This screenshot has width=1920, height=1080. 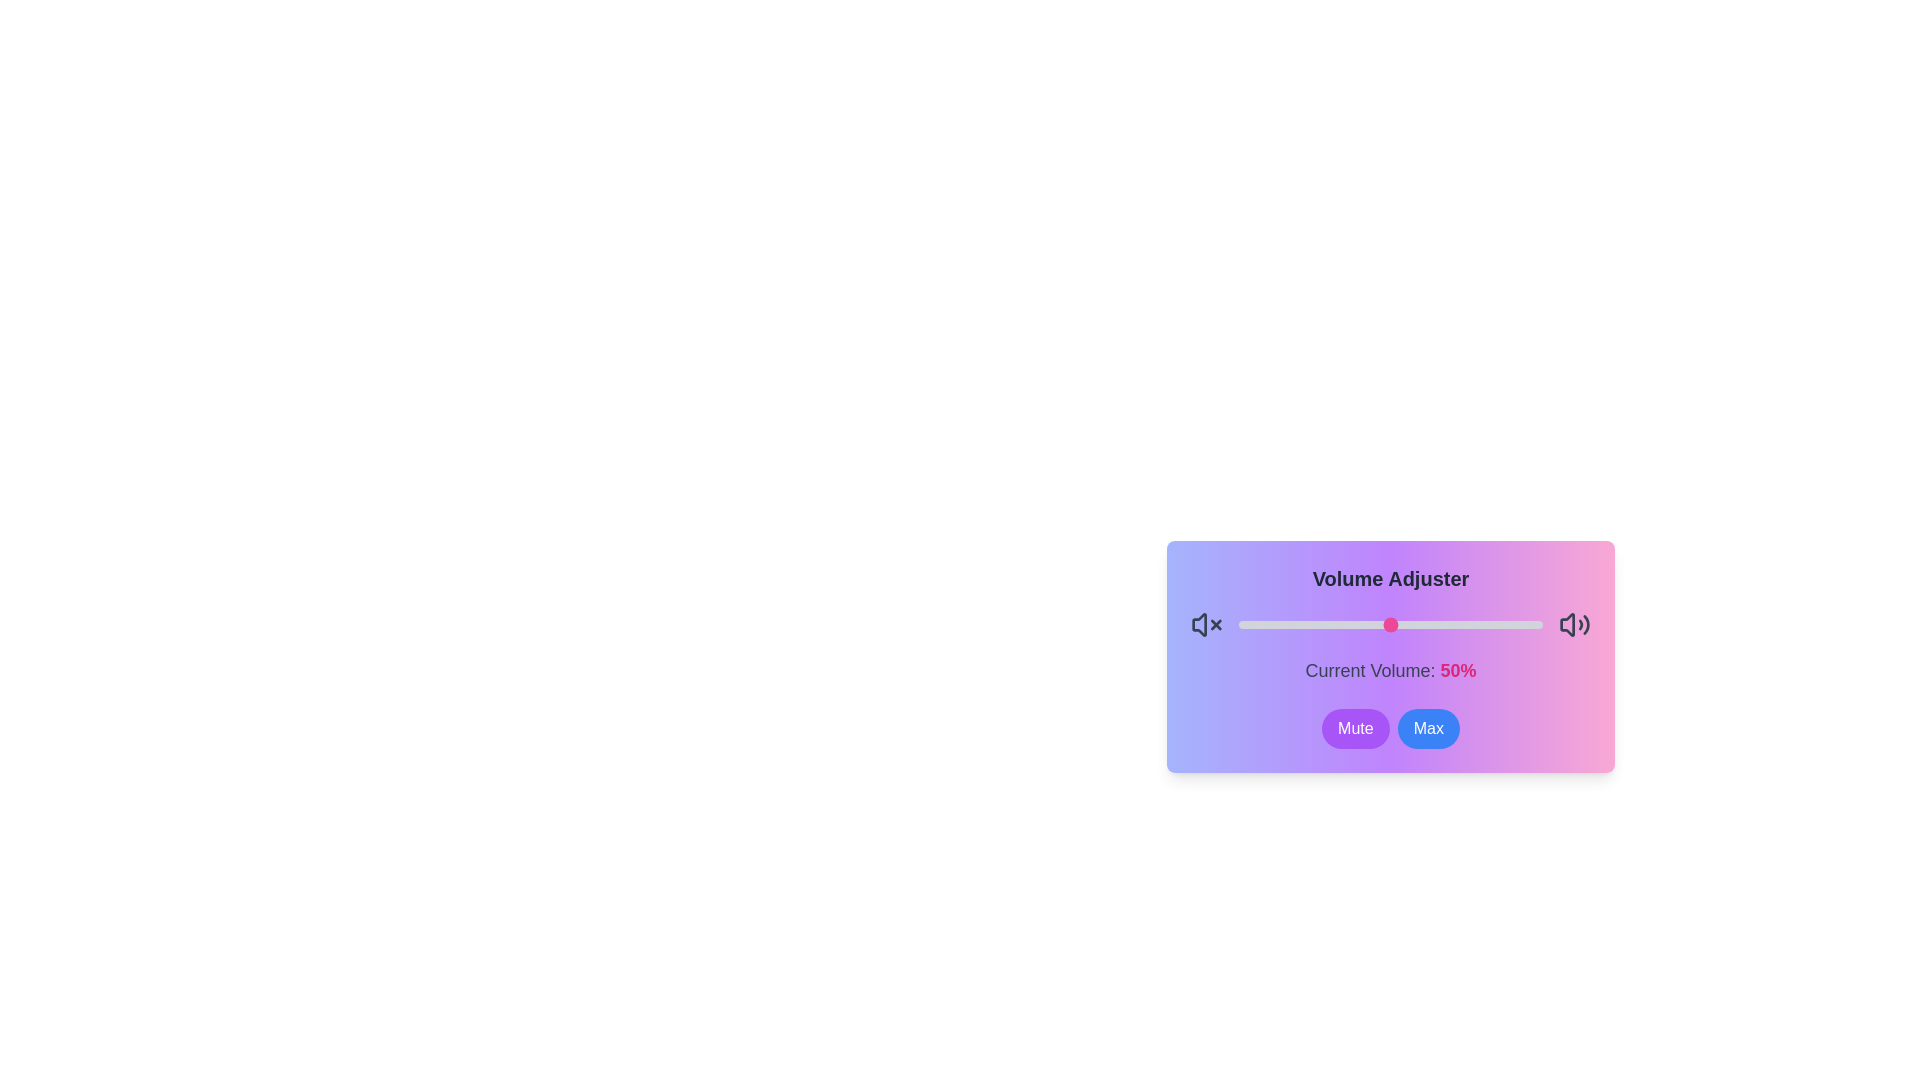 What do you see at coordinates (1515, 623) in the screenshot?
I see `the volume to 91 percent by dragging the slider` at bounding box center [1515, 623].